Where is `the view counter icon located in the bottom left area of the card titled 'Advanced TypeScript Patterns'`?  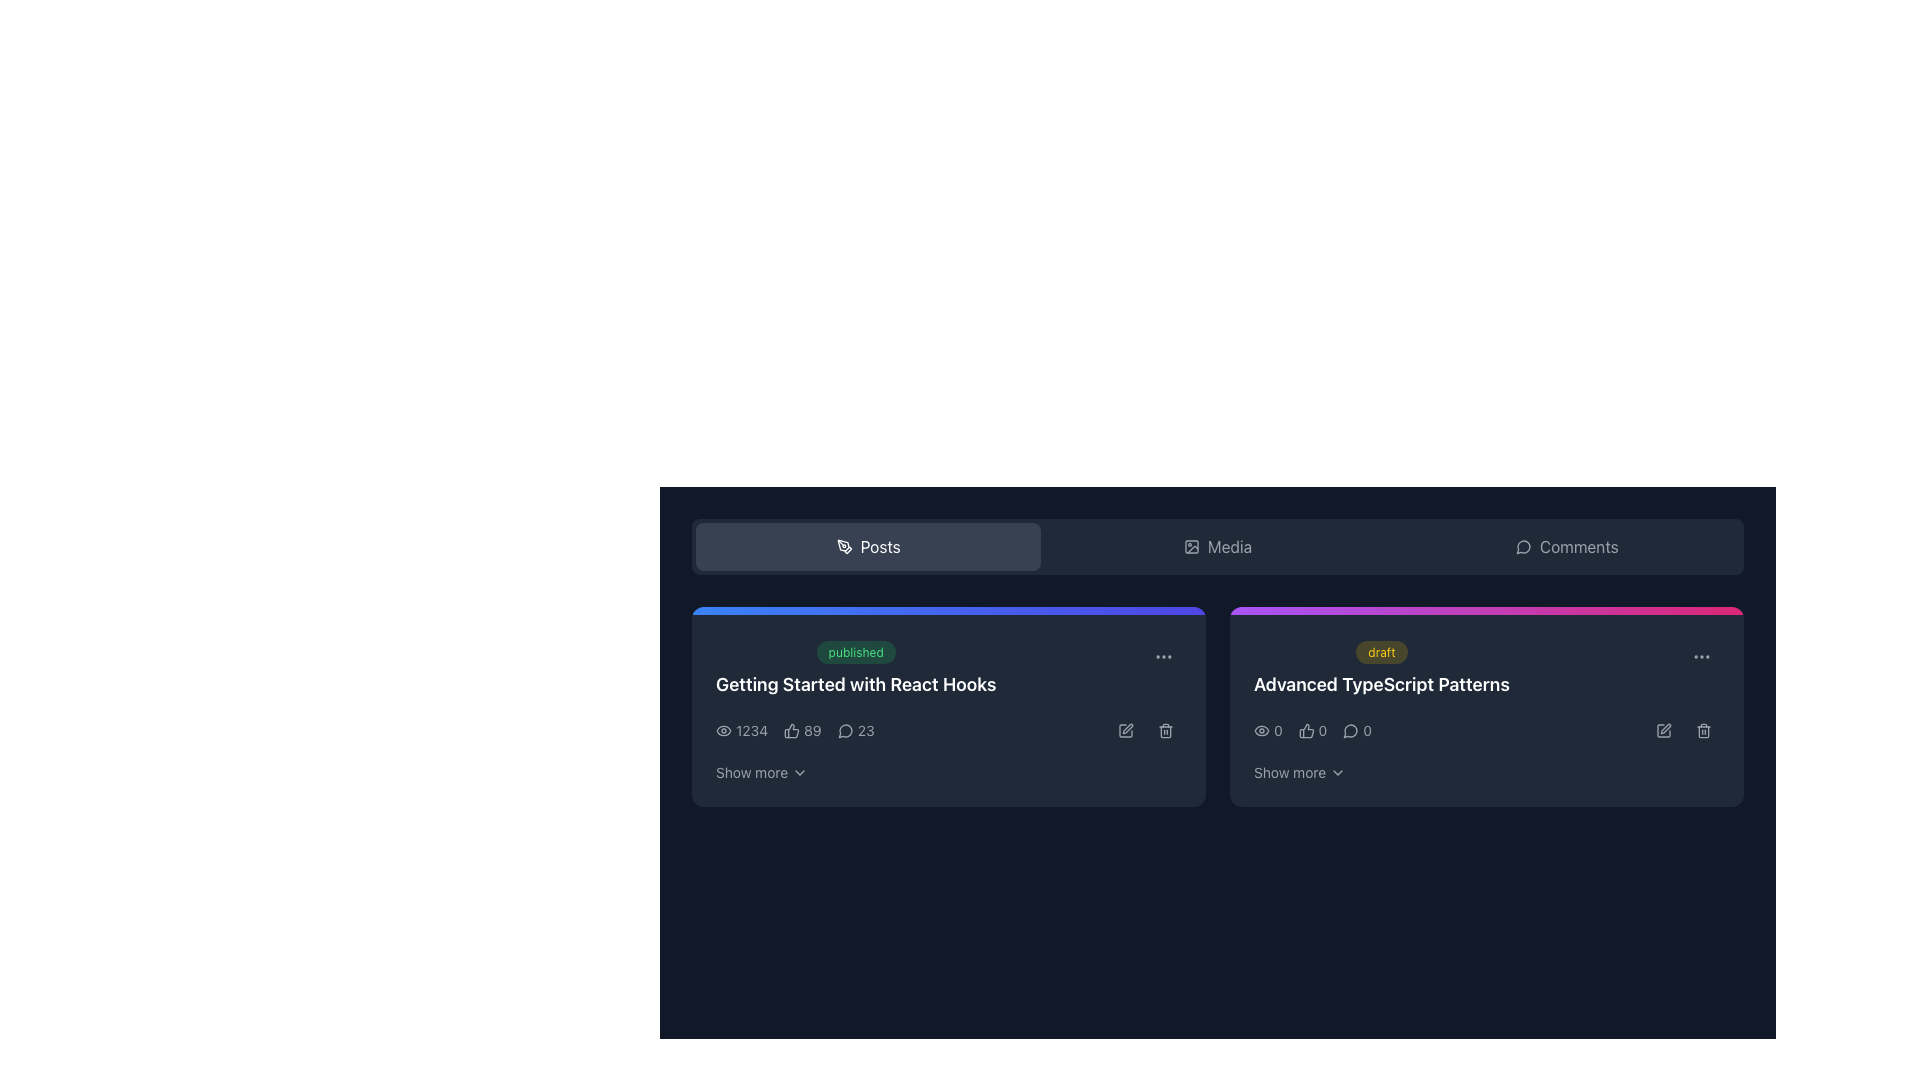
the view counter icon located in the bottom left area of the card titled 'Advanced TypeScript Patterns' is located at coordinates (1267, 731).